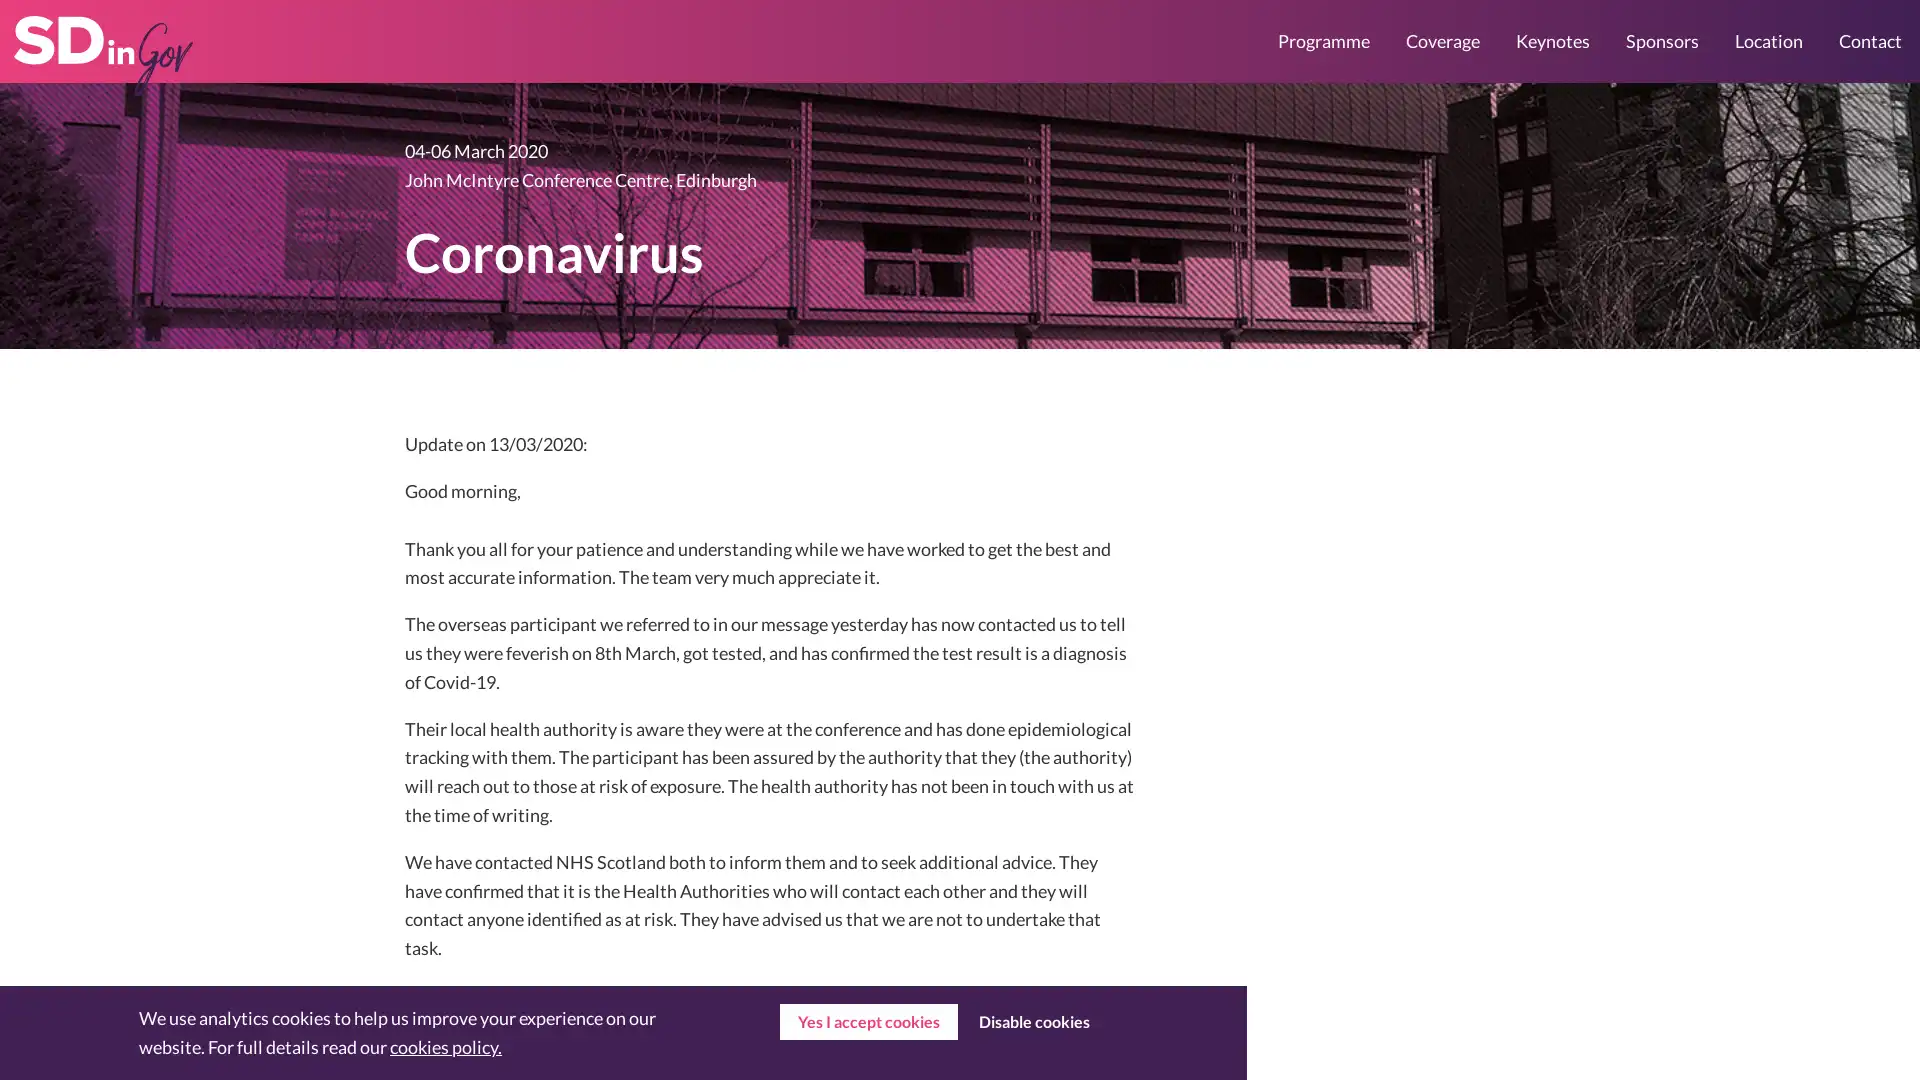  I want to click on Yes I accept cookies, so click(868, 1022).